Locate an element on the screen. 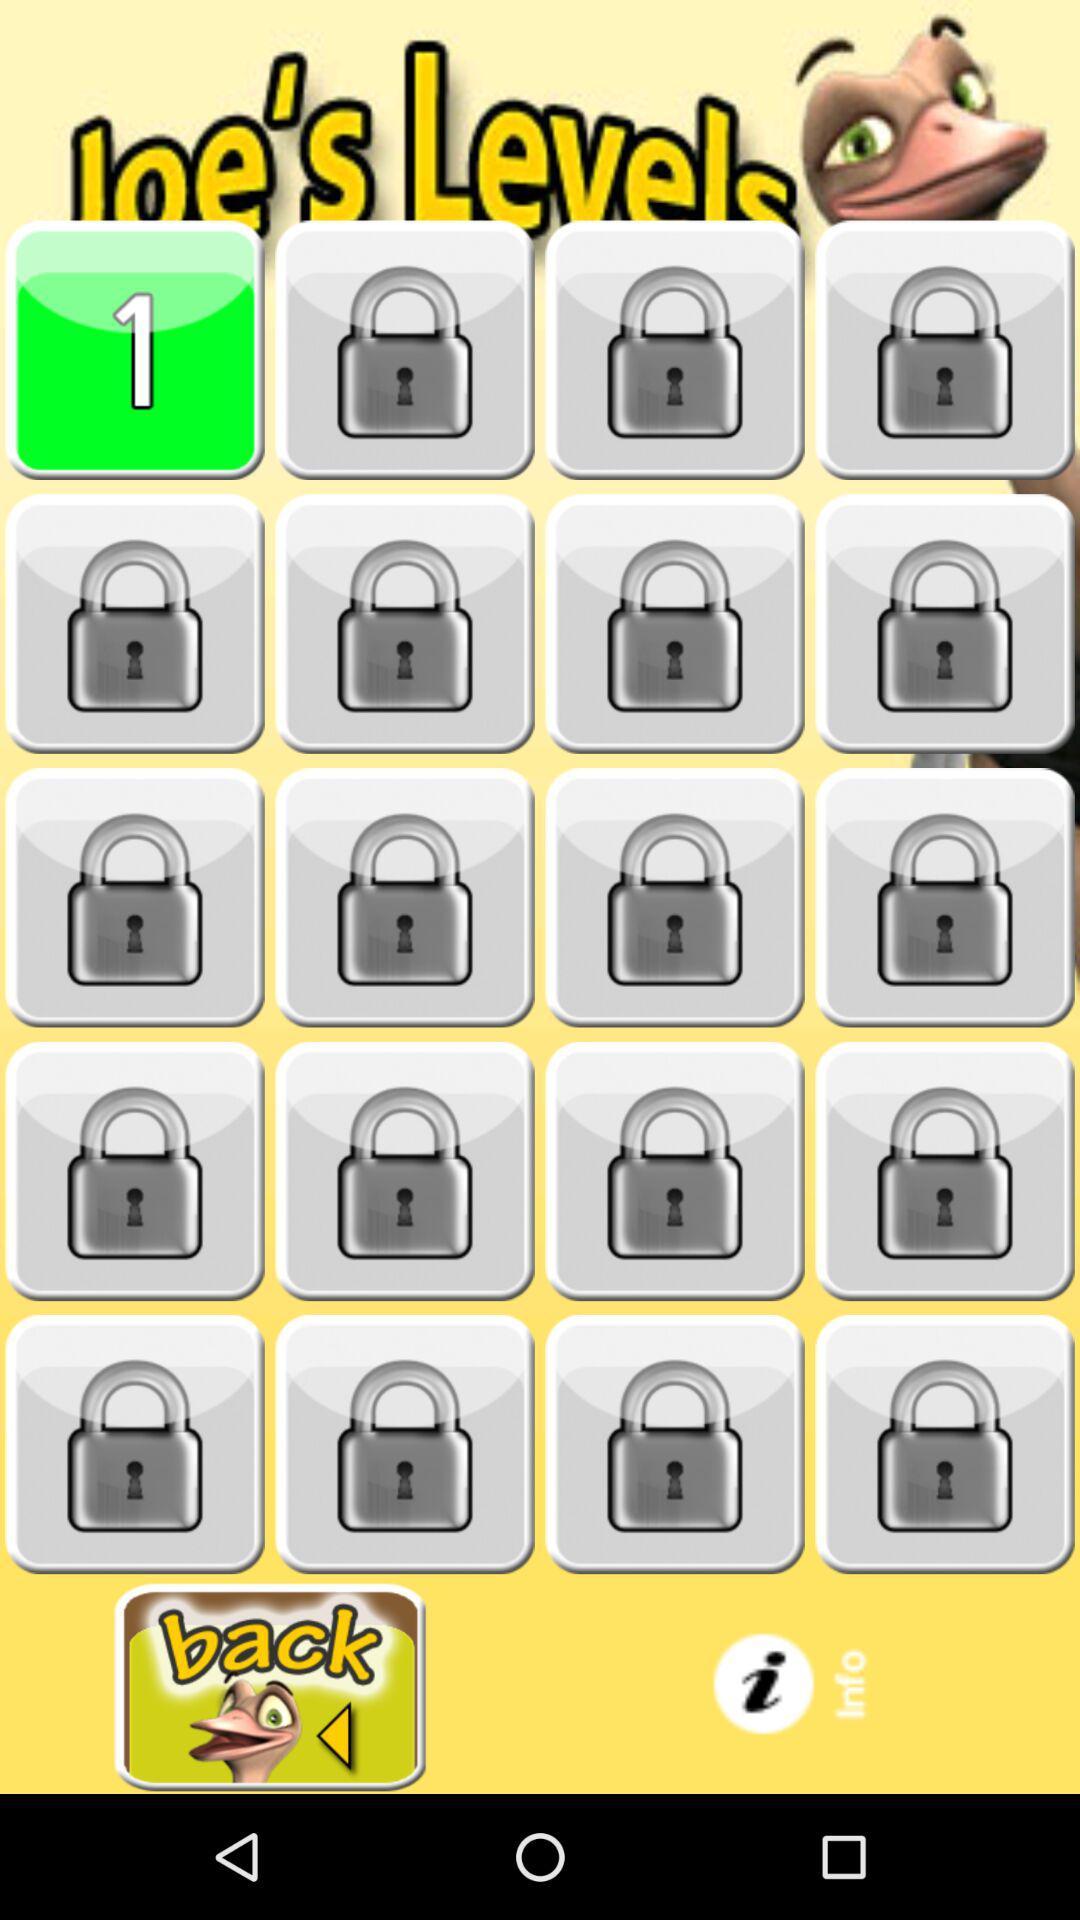  lock option is located at coordinates (945, 1171).